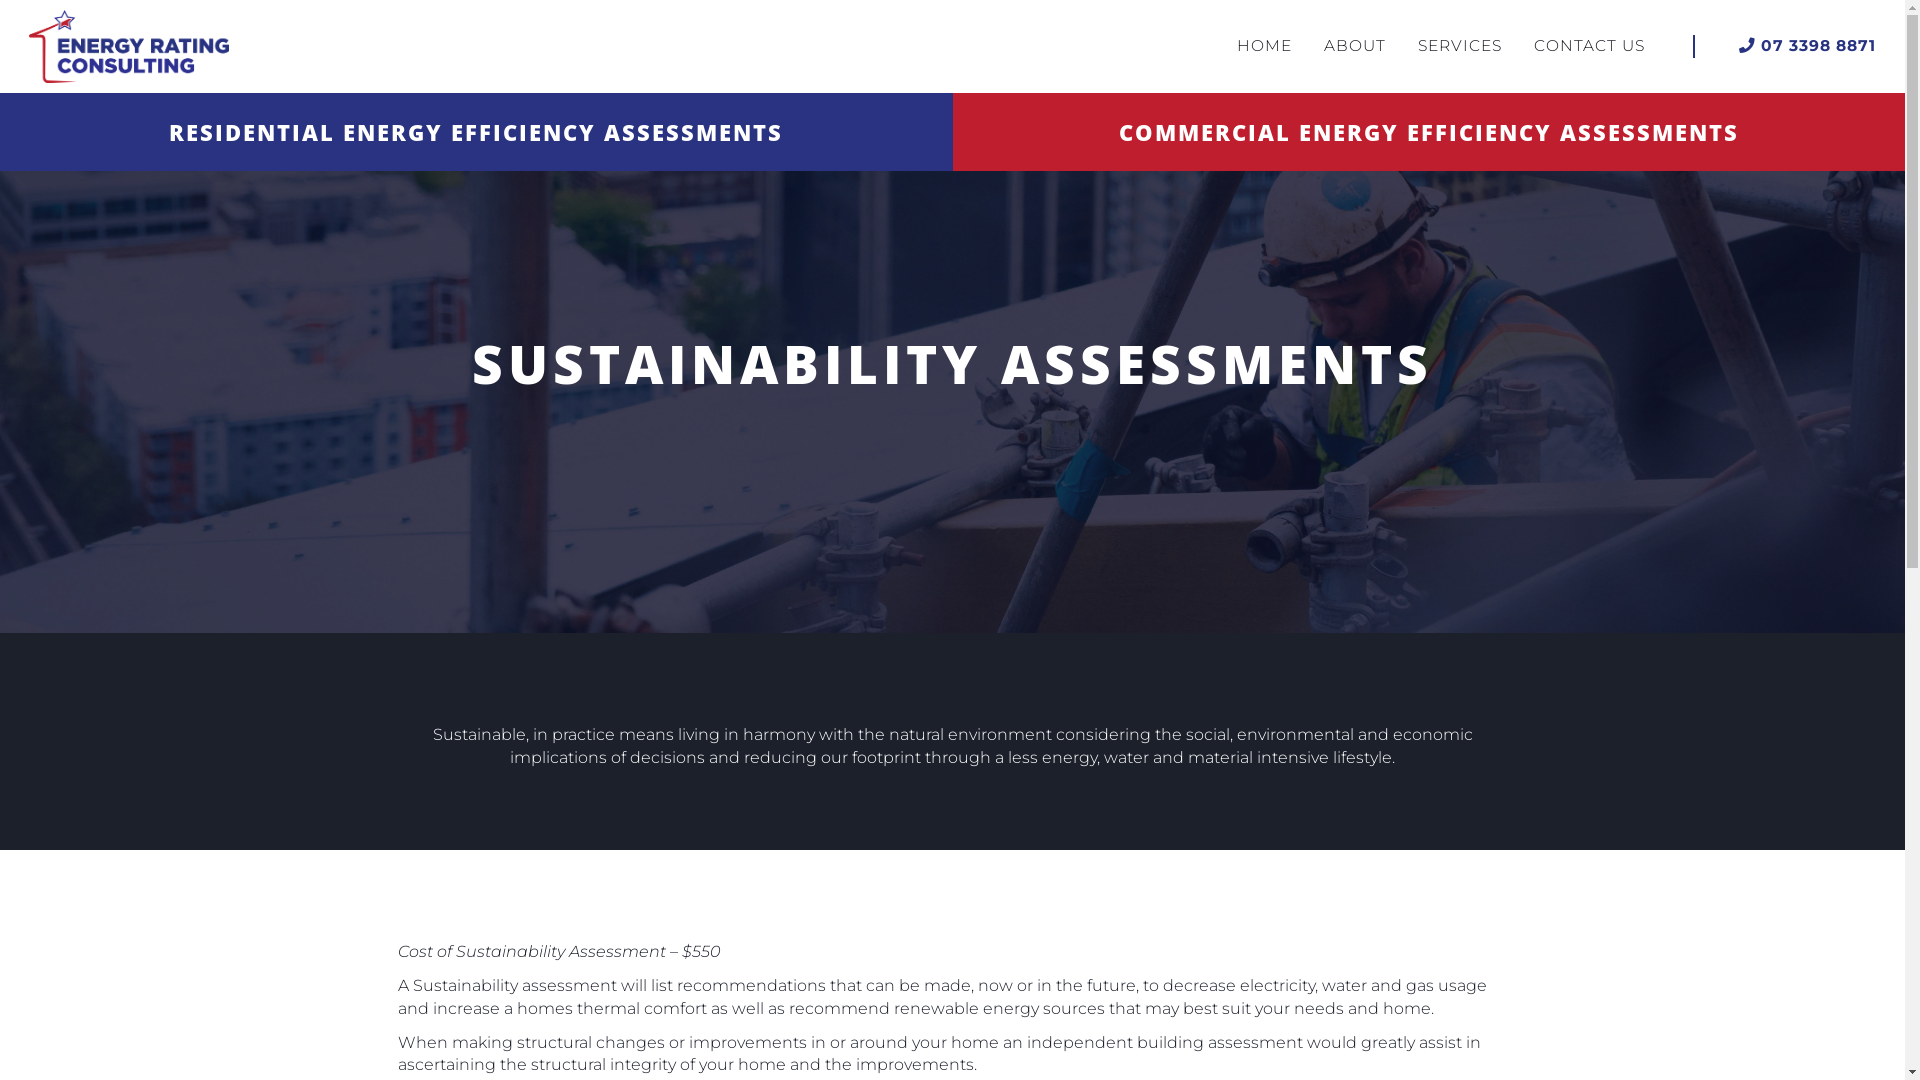  What do you see at coordinates (1354, 45) in the screenshot?
I see `'ABOUT'` at bounding box center [1354, 45].